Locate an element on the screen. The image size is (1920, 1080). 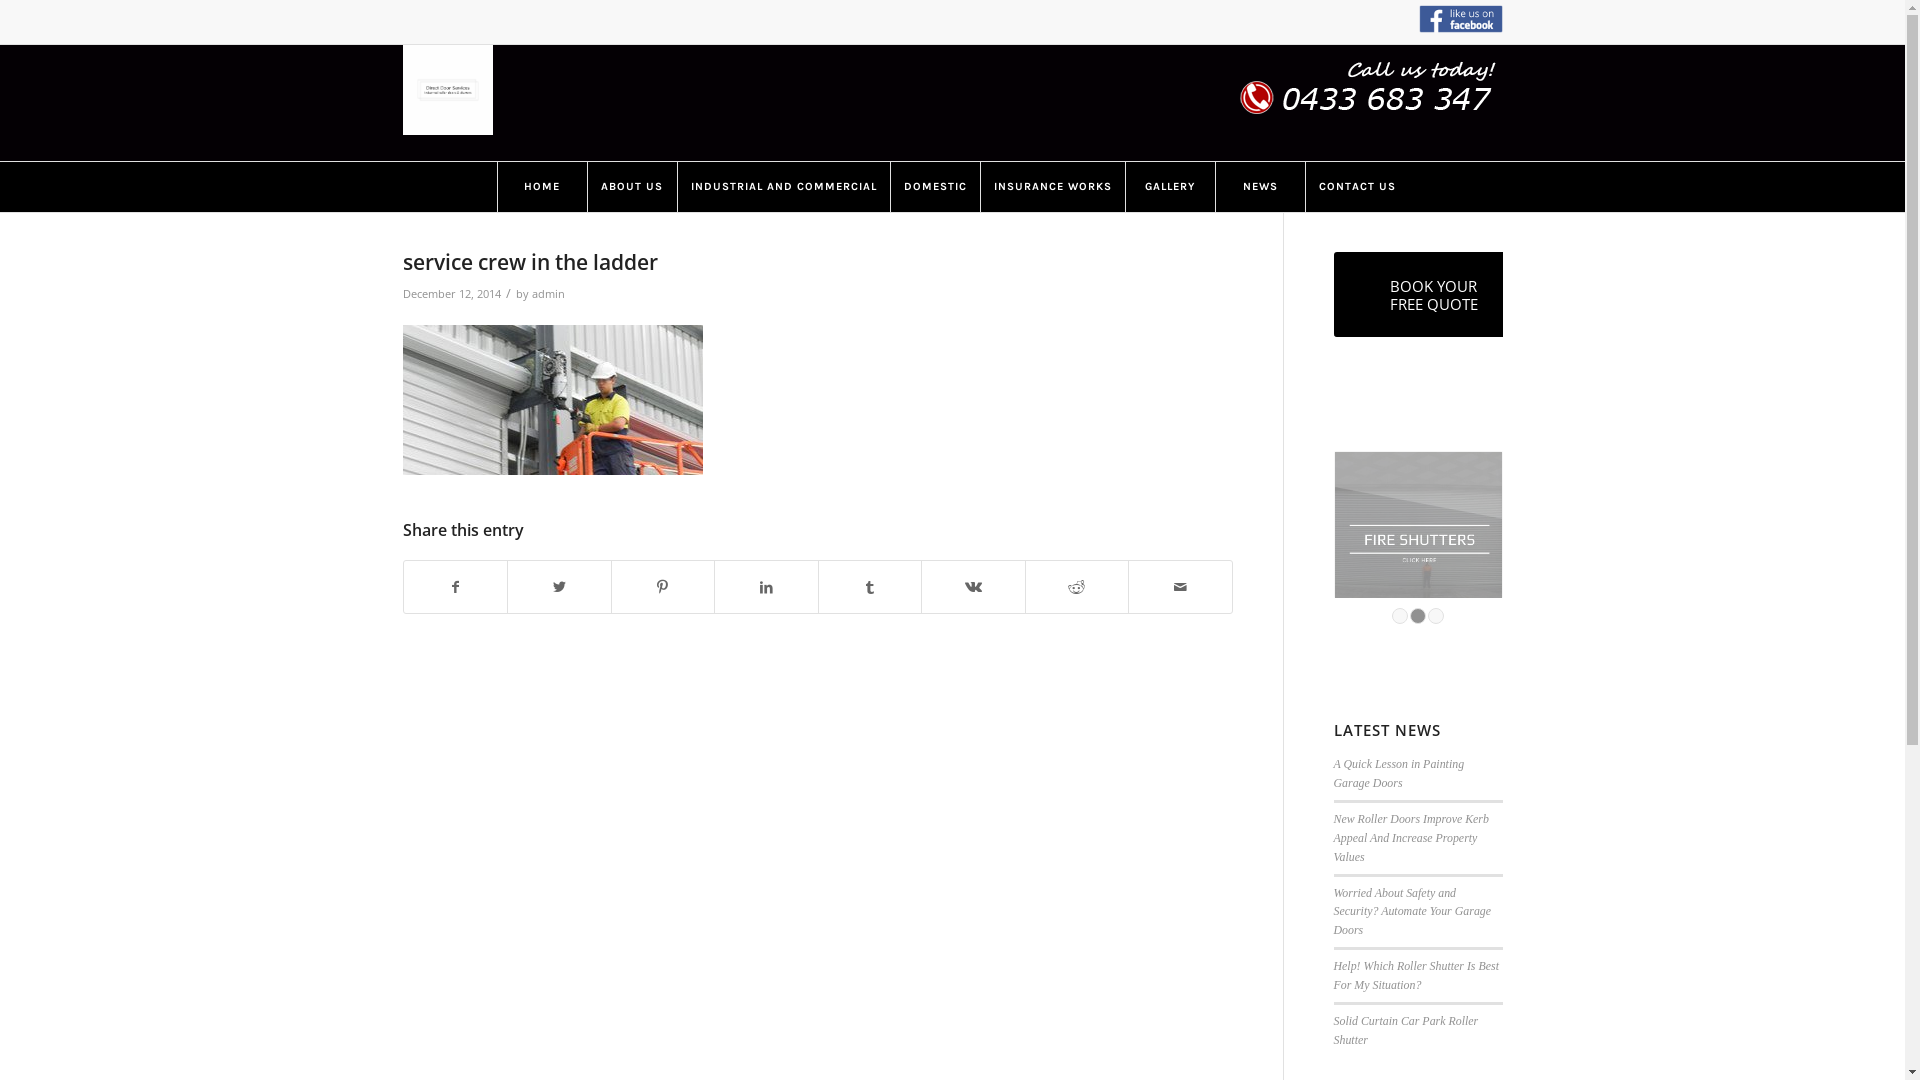
'Help! Which Roller Shutter Is Best For My Situation?' is located at coordinates (1415, 974).